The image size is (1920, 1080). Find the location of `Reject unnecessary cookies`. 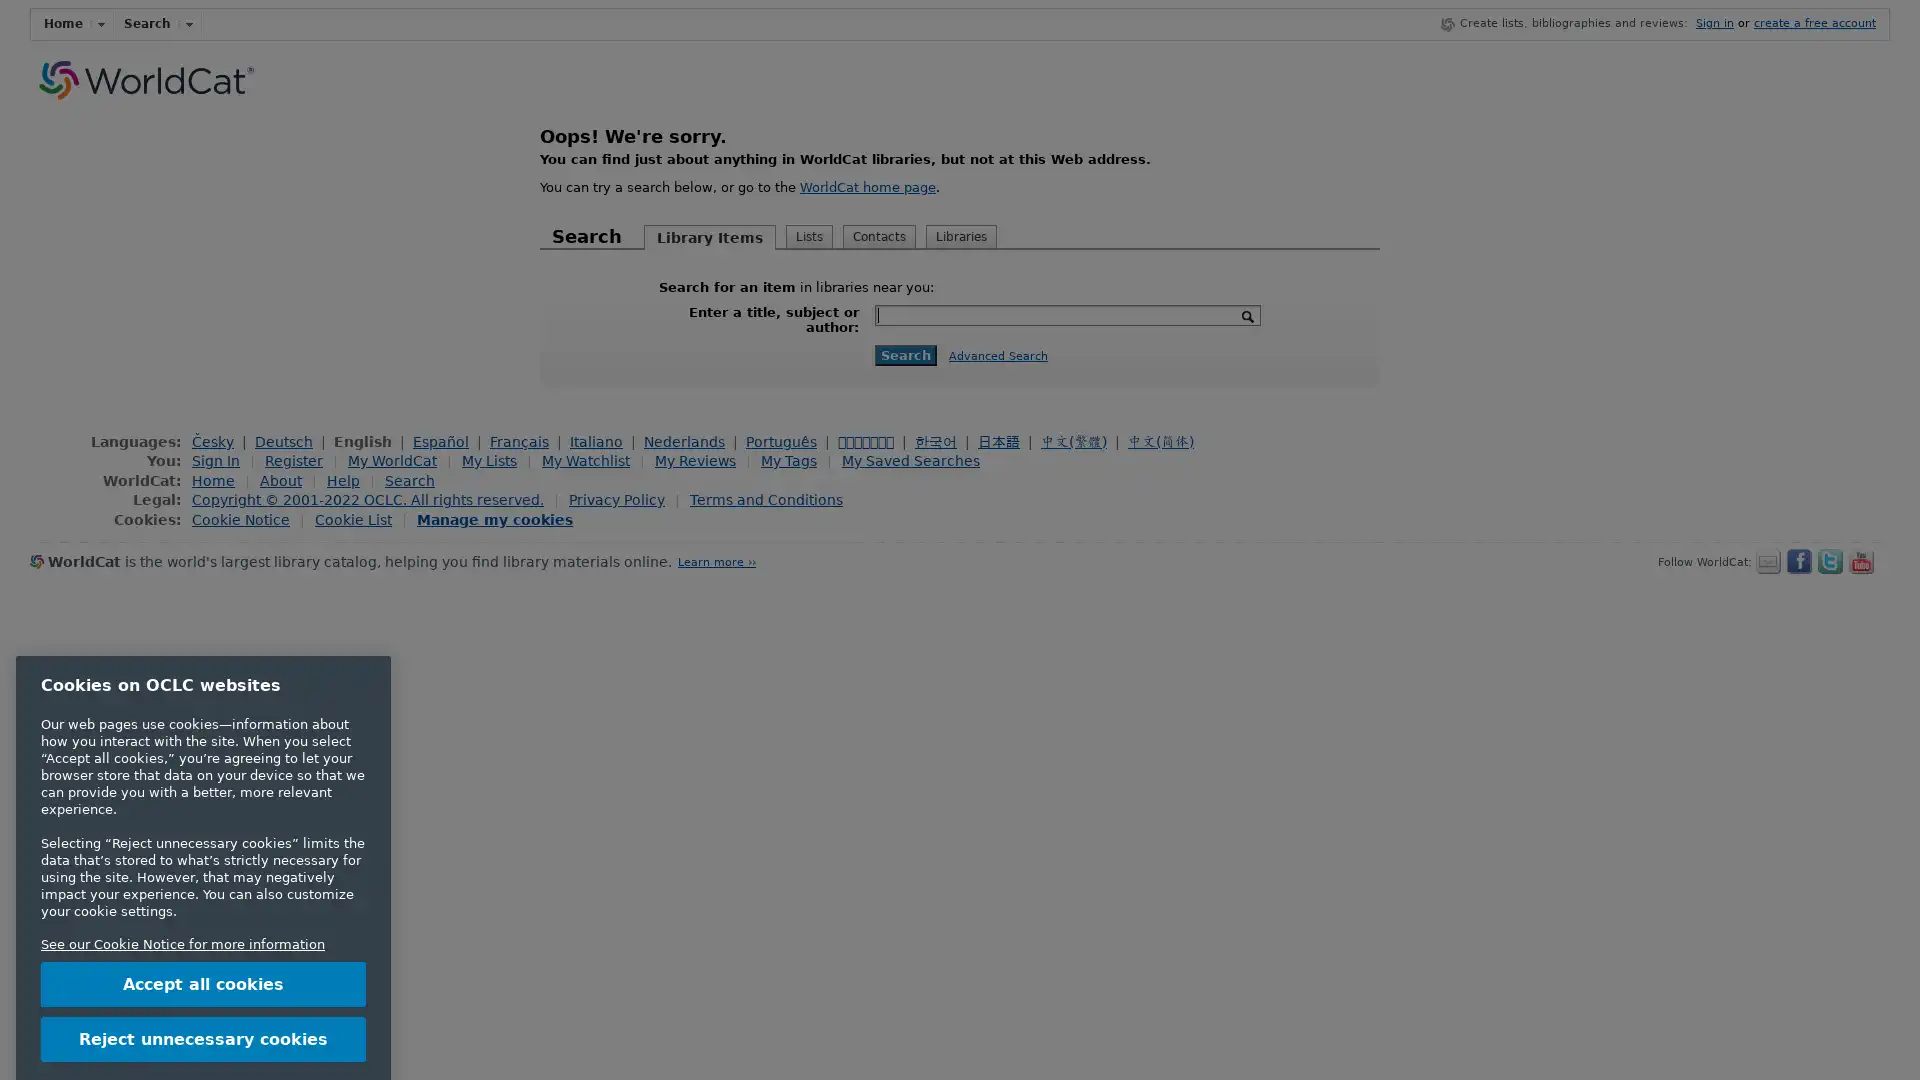

Reject unnecessary cookies is located at coordinates (203, 948).